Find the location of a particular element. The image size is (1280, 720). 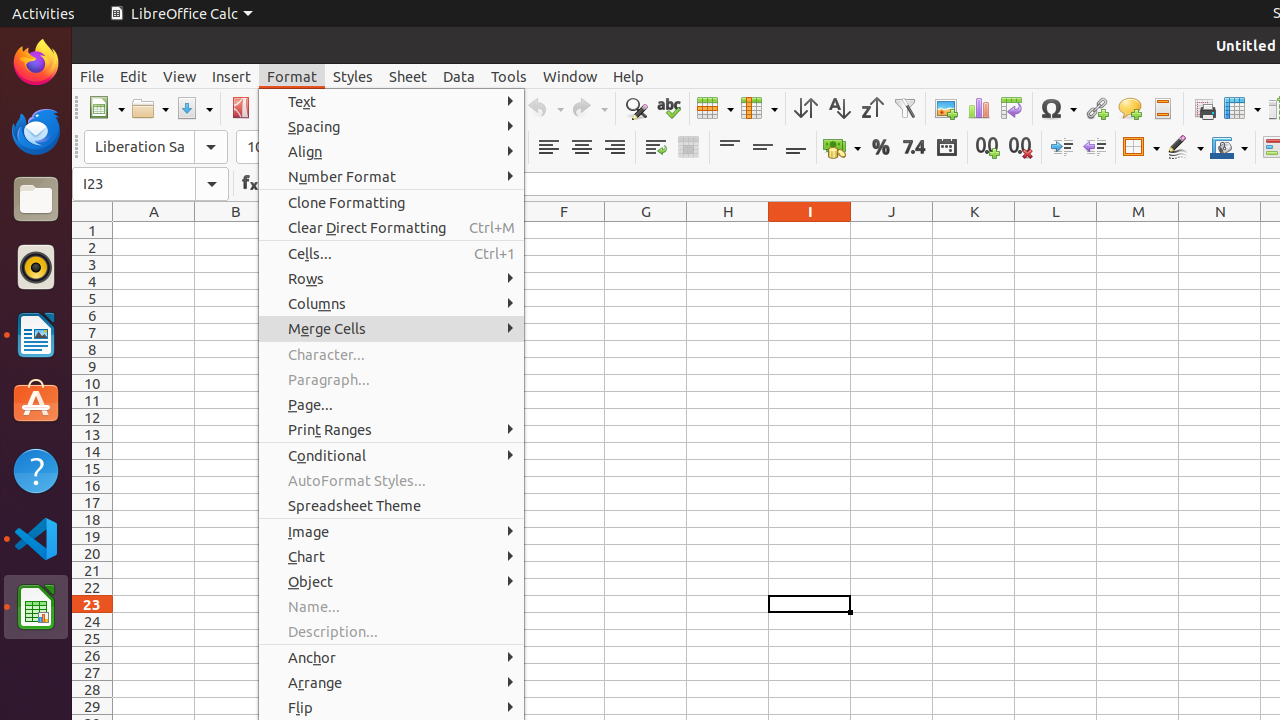

'Description...' is located at coordinates (391, 631).